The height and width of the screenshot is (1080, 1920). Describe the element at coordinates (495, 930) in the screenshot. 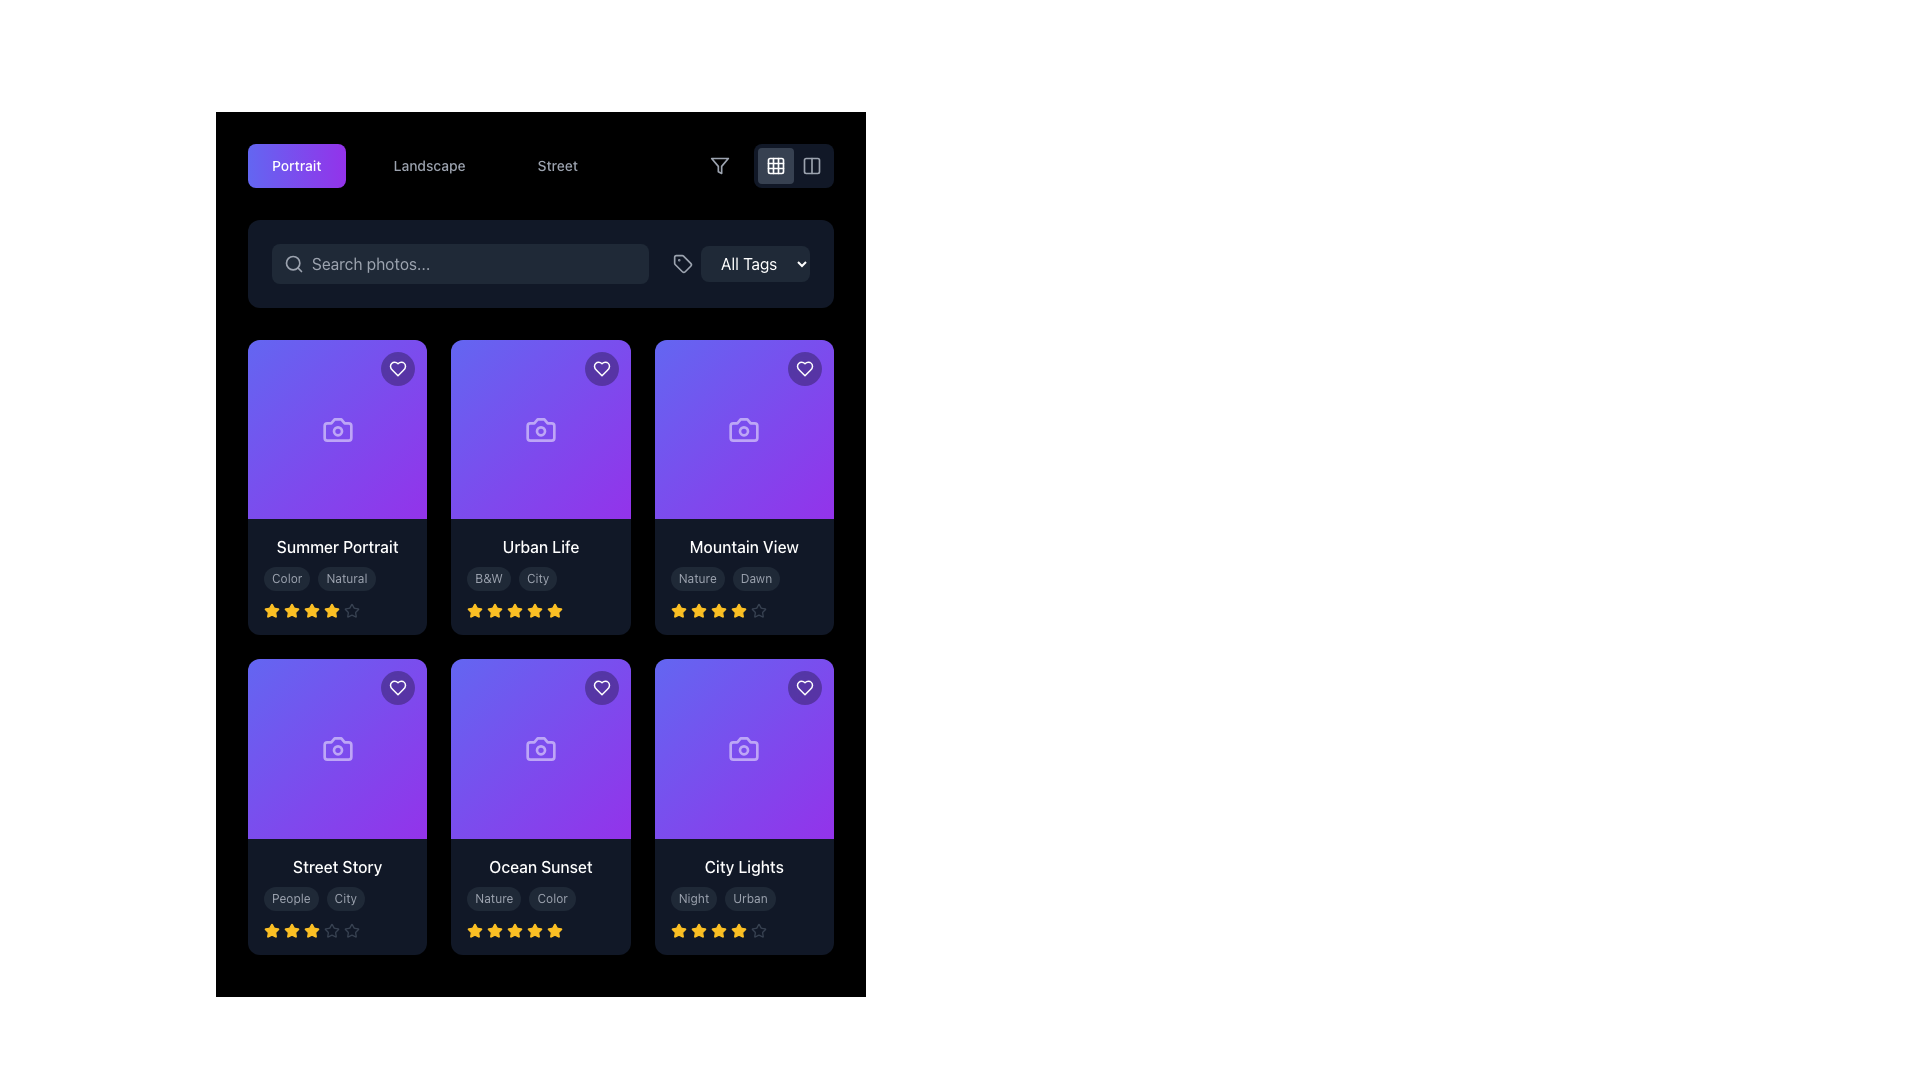

I see `the fourth yellow star icon in the rating system below the 'Ocean Sunset' card` at that location.